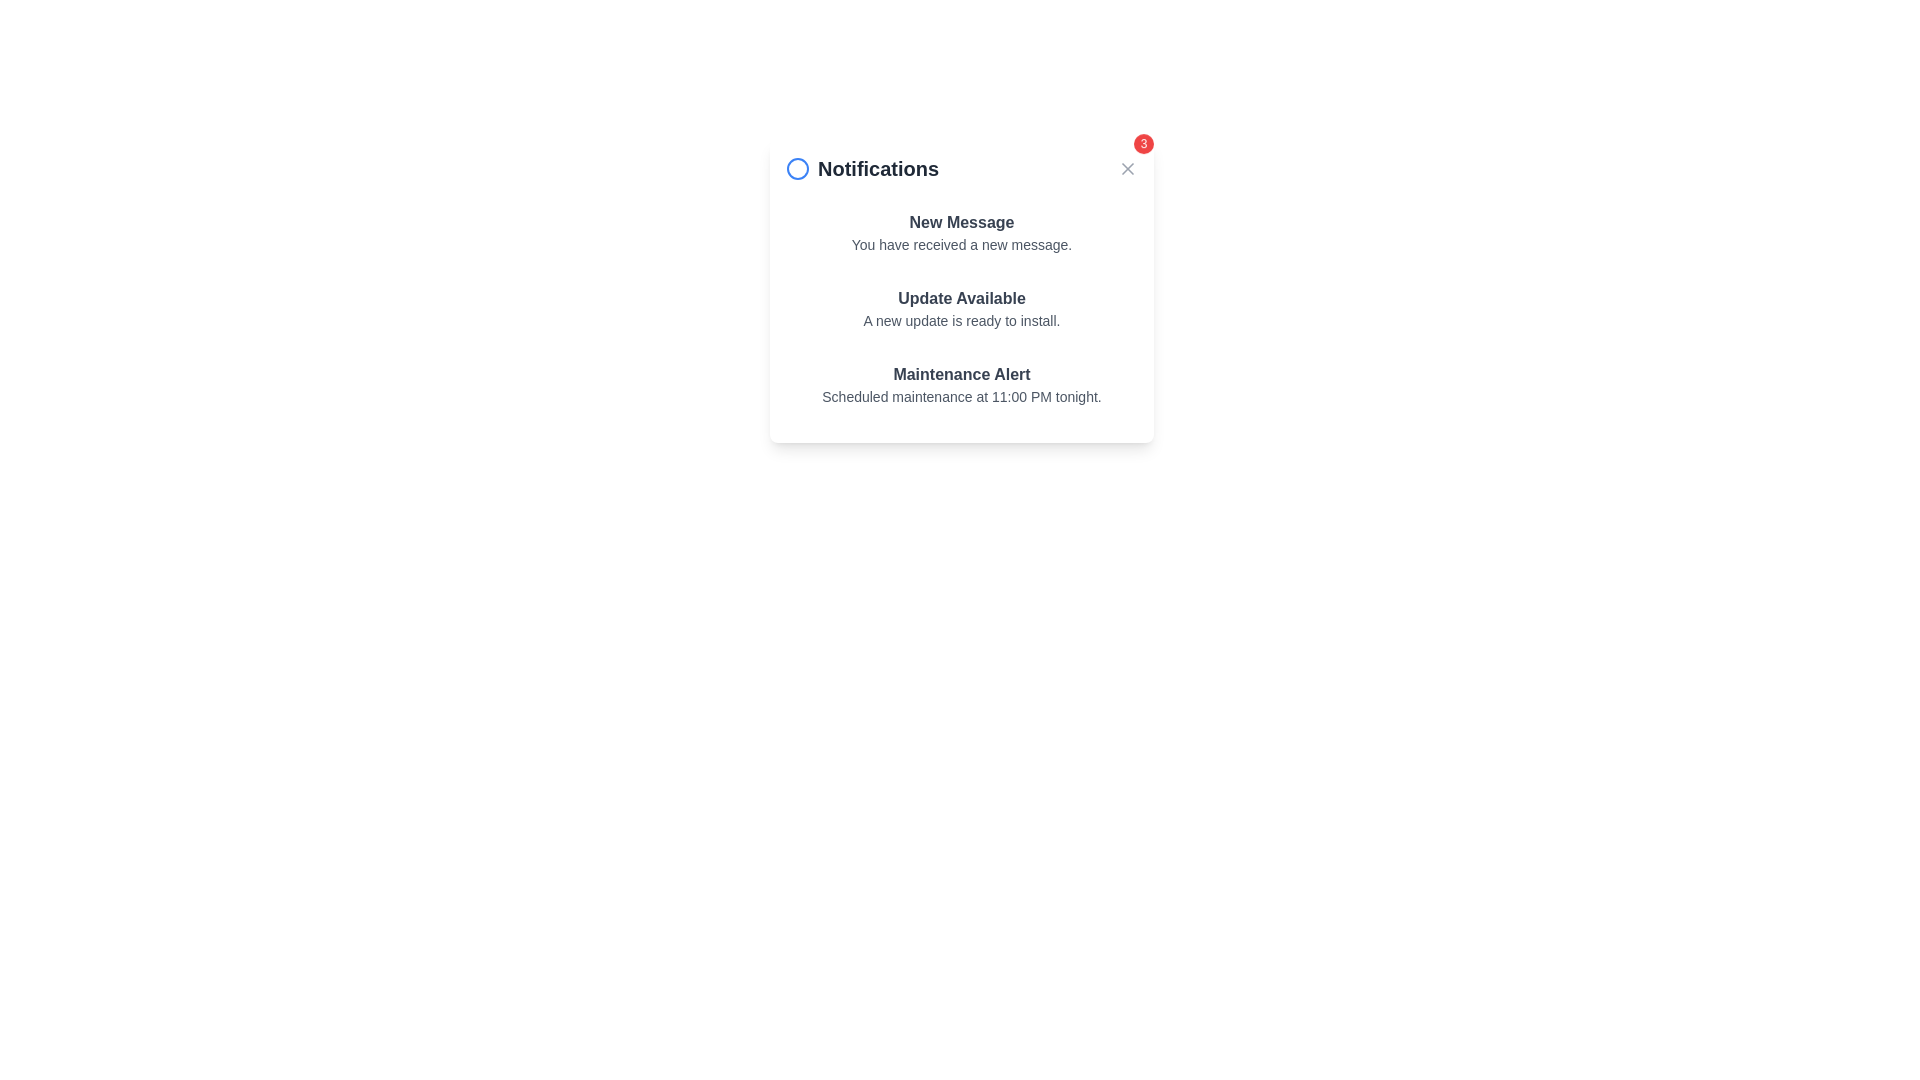 The width and height of the screenshot is (1920, 1080). Describe the element at coordinates (878, 168) in the screenshot. I see `the bold, large-sized text label displaying the word 'Notifications' positioned at the top section of the notification panel, adjacent to a blue circular icon` at that location.